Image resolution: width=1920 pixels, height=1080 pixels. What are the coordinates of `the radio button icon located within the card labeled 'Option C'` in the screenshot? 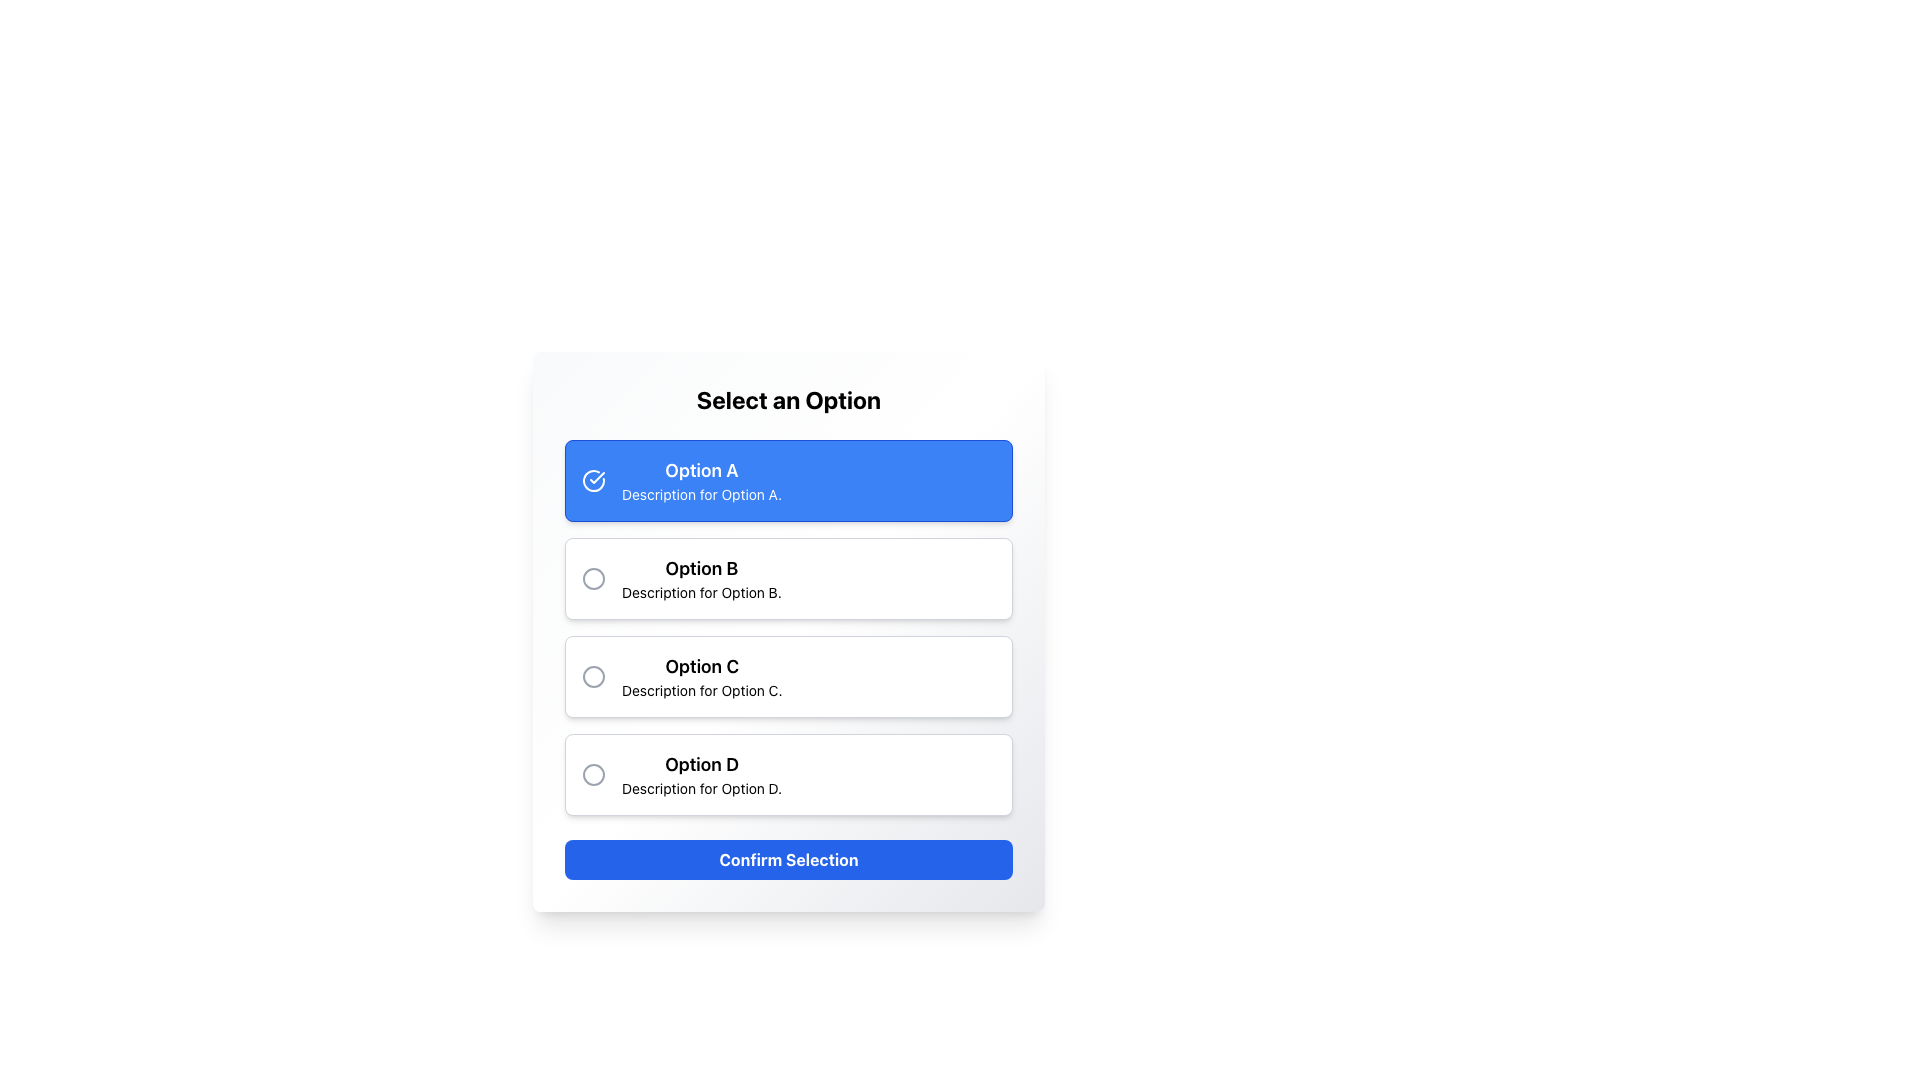 It's located at (593, 676).